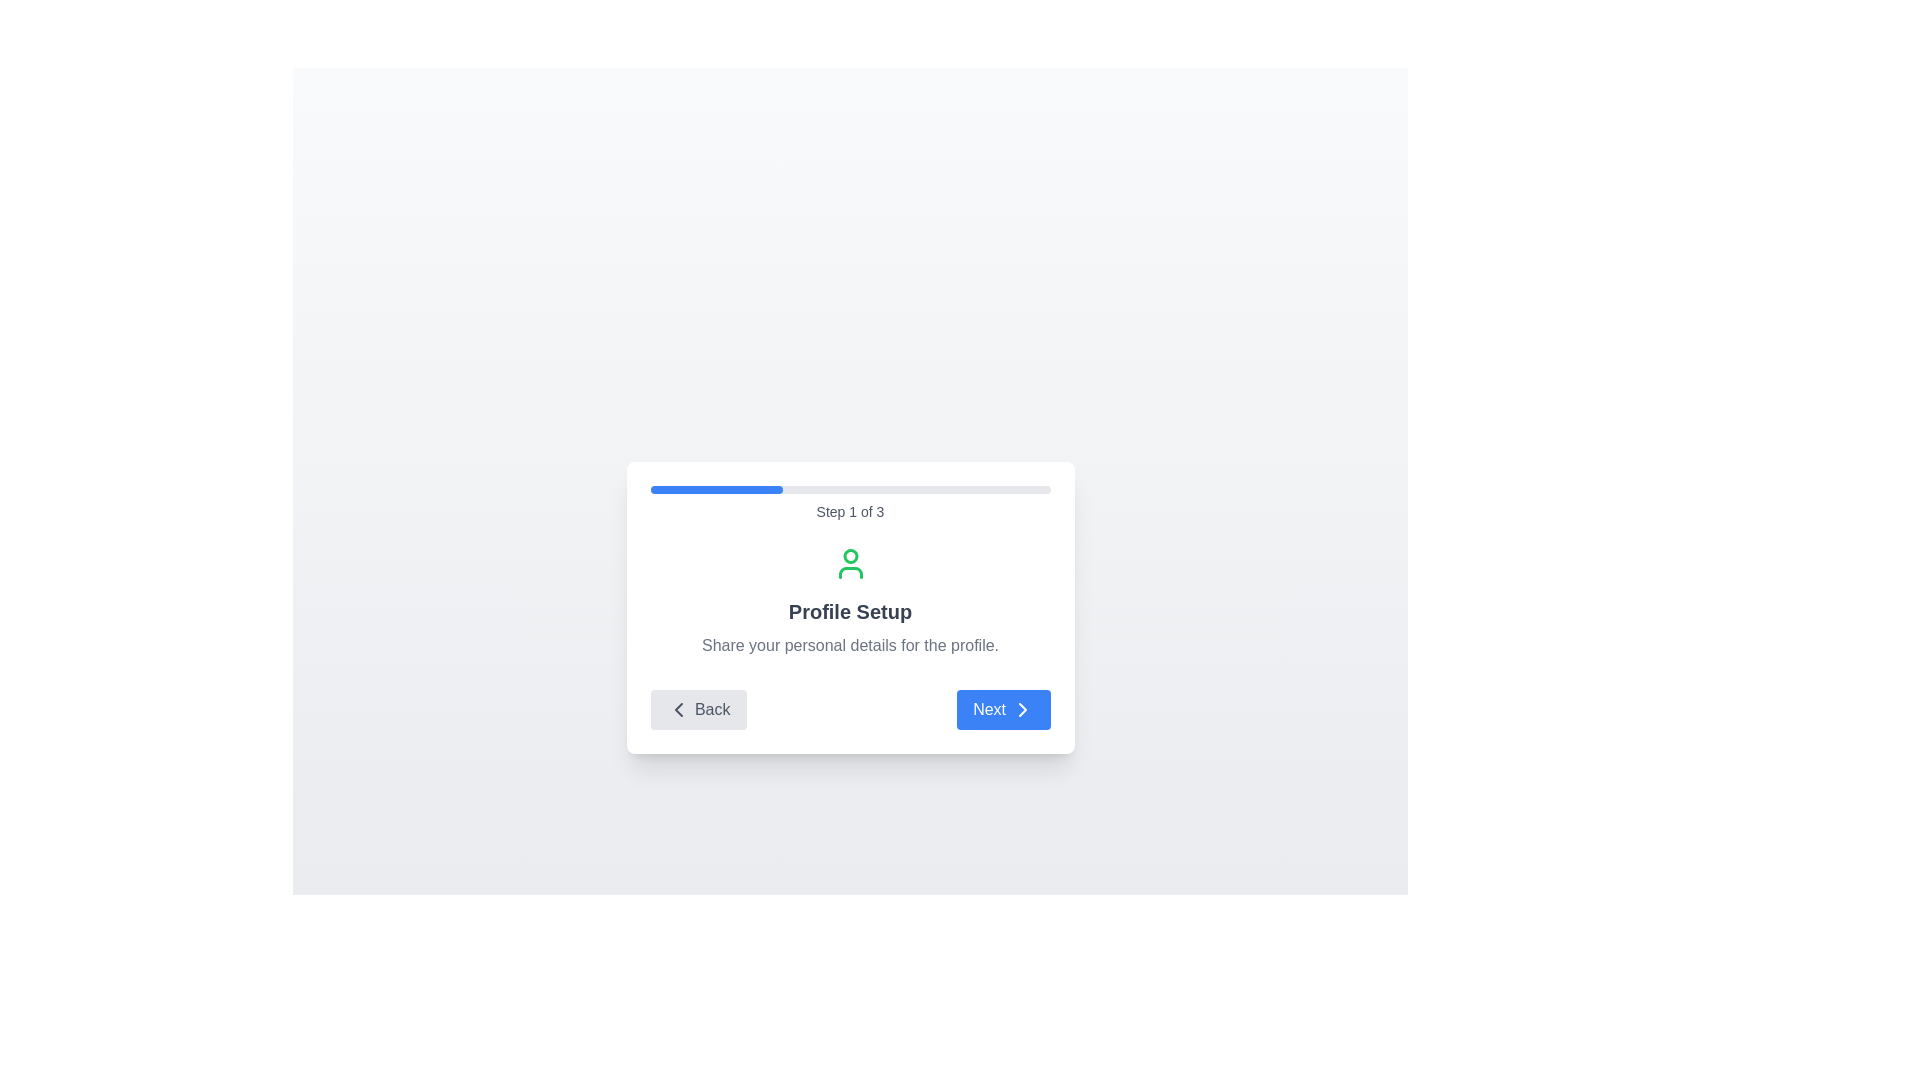  Describe the element at coordinates (678, 709) in the screenshot. I see `the left-facing chevron icon within the 'Back' button located at the lower-left side of the card interface` at that location.